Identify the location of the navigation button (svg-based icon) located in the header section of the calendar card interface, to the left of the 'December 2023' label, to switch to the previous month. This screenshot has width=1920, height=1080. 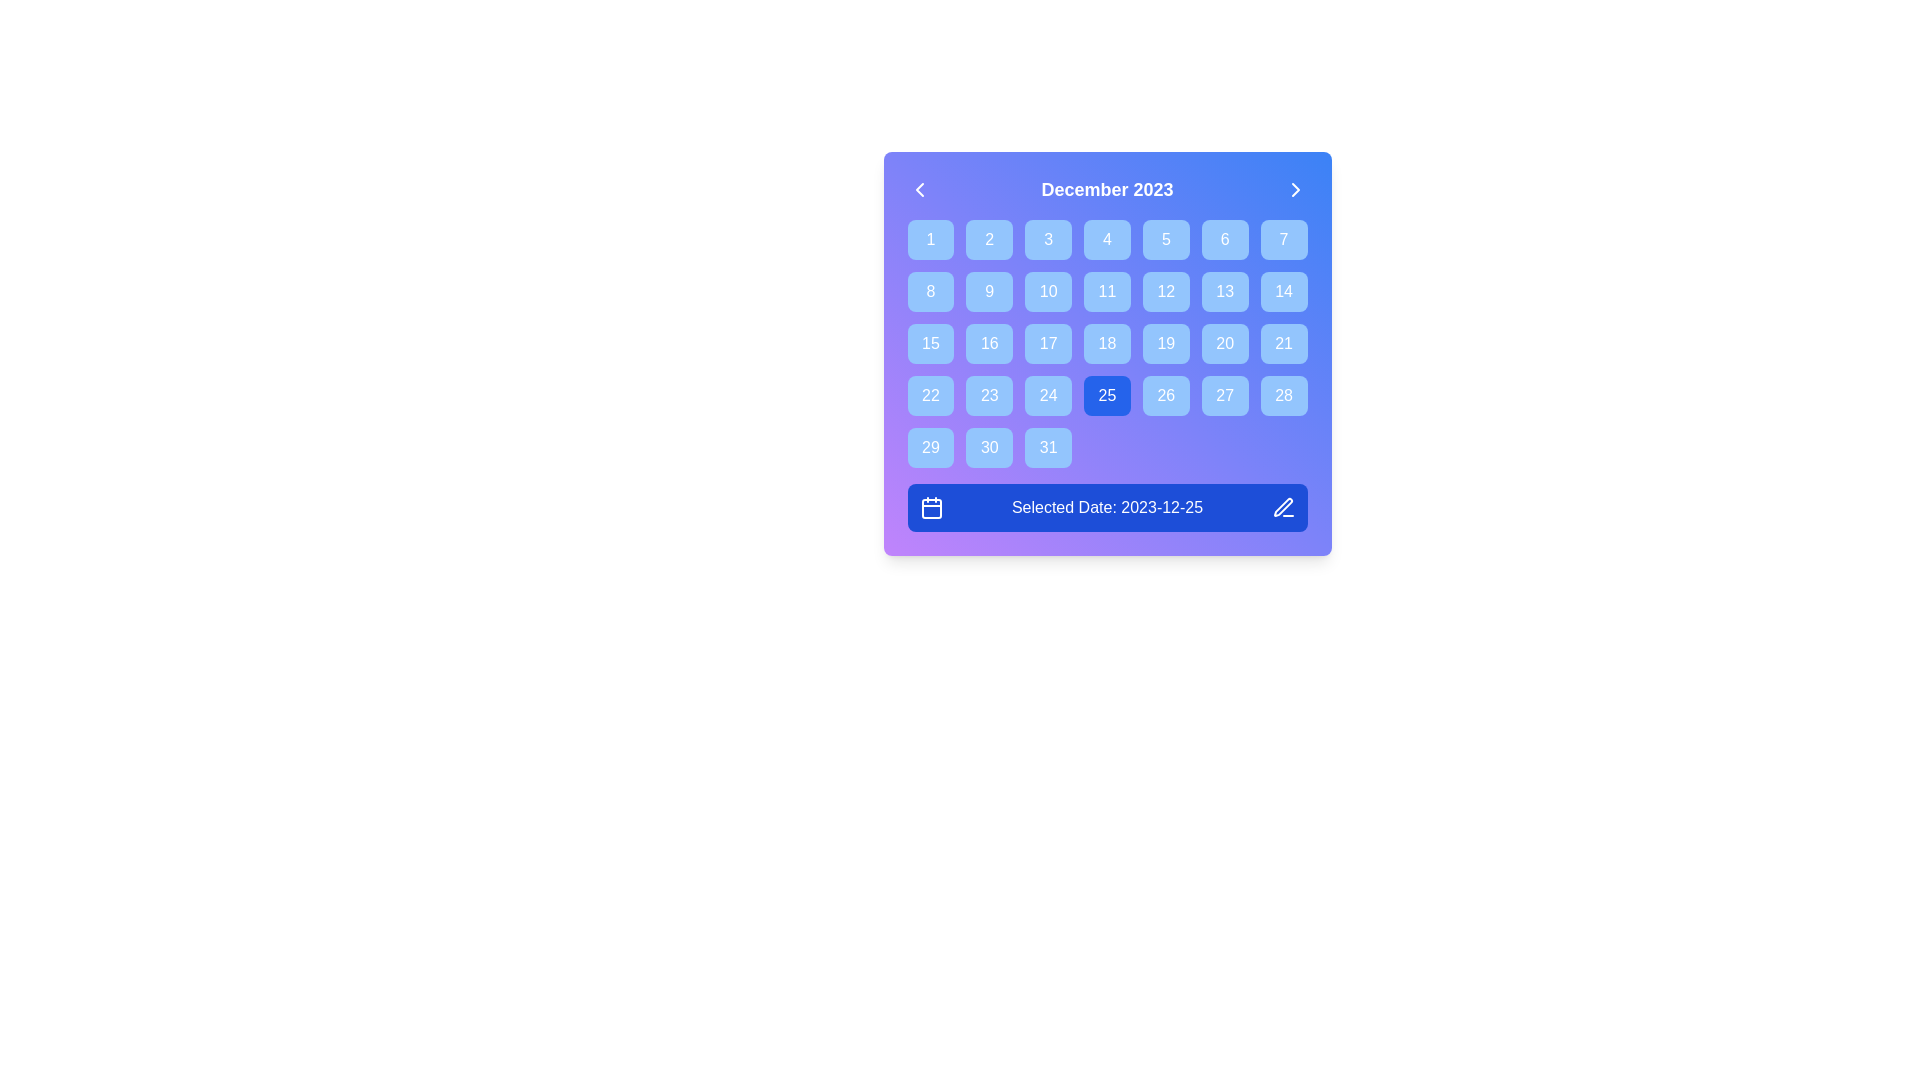
(918, 189).